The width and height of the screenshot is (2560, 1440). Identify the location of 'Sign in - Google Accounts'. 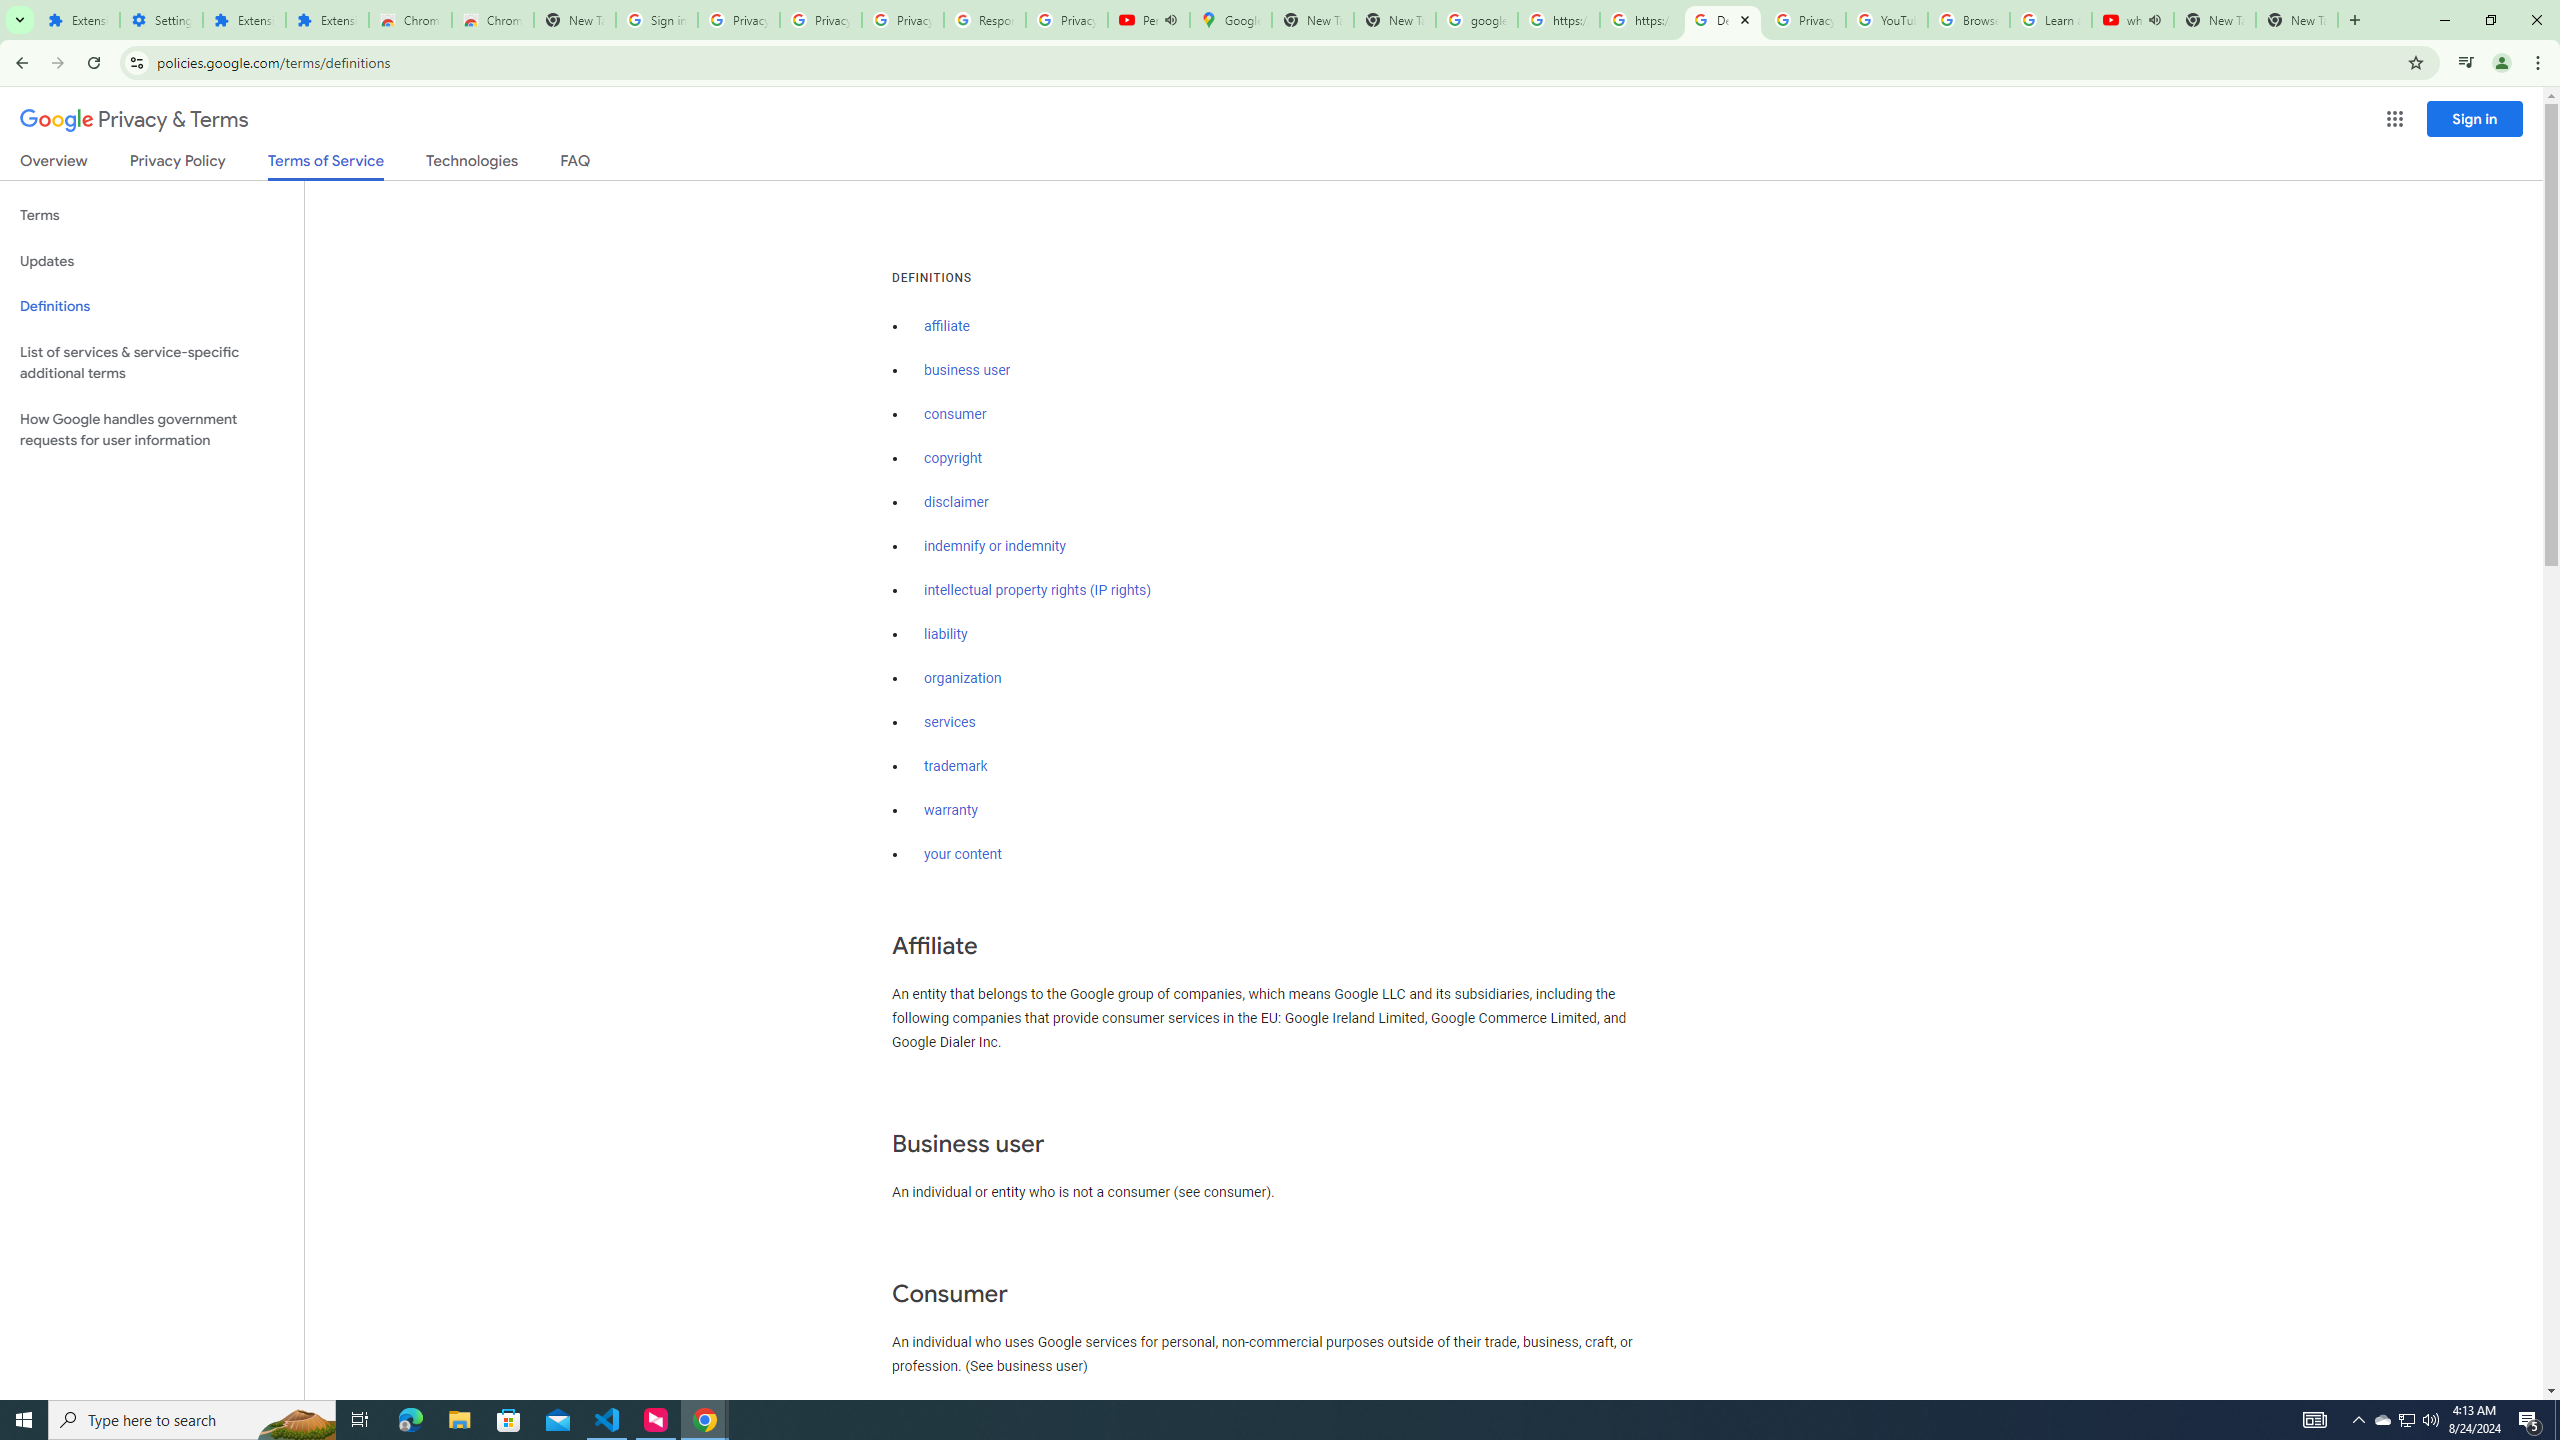
(656, 19).